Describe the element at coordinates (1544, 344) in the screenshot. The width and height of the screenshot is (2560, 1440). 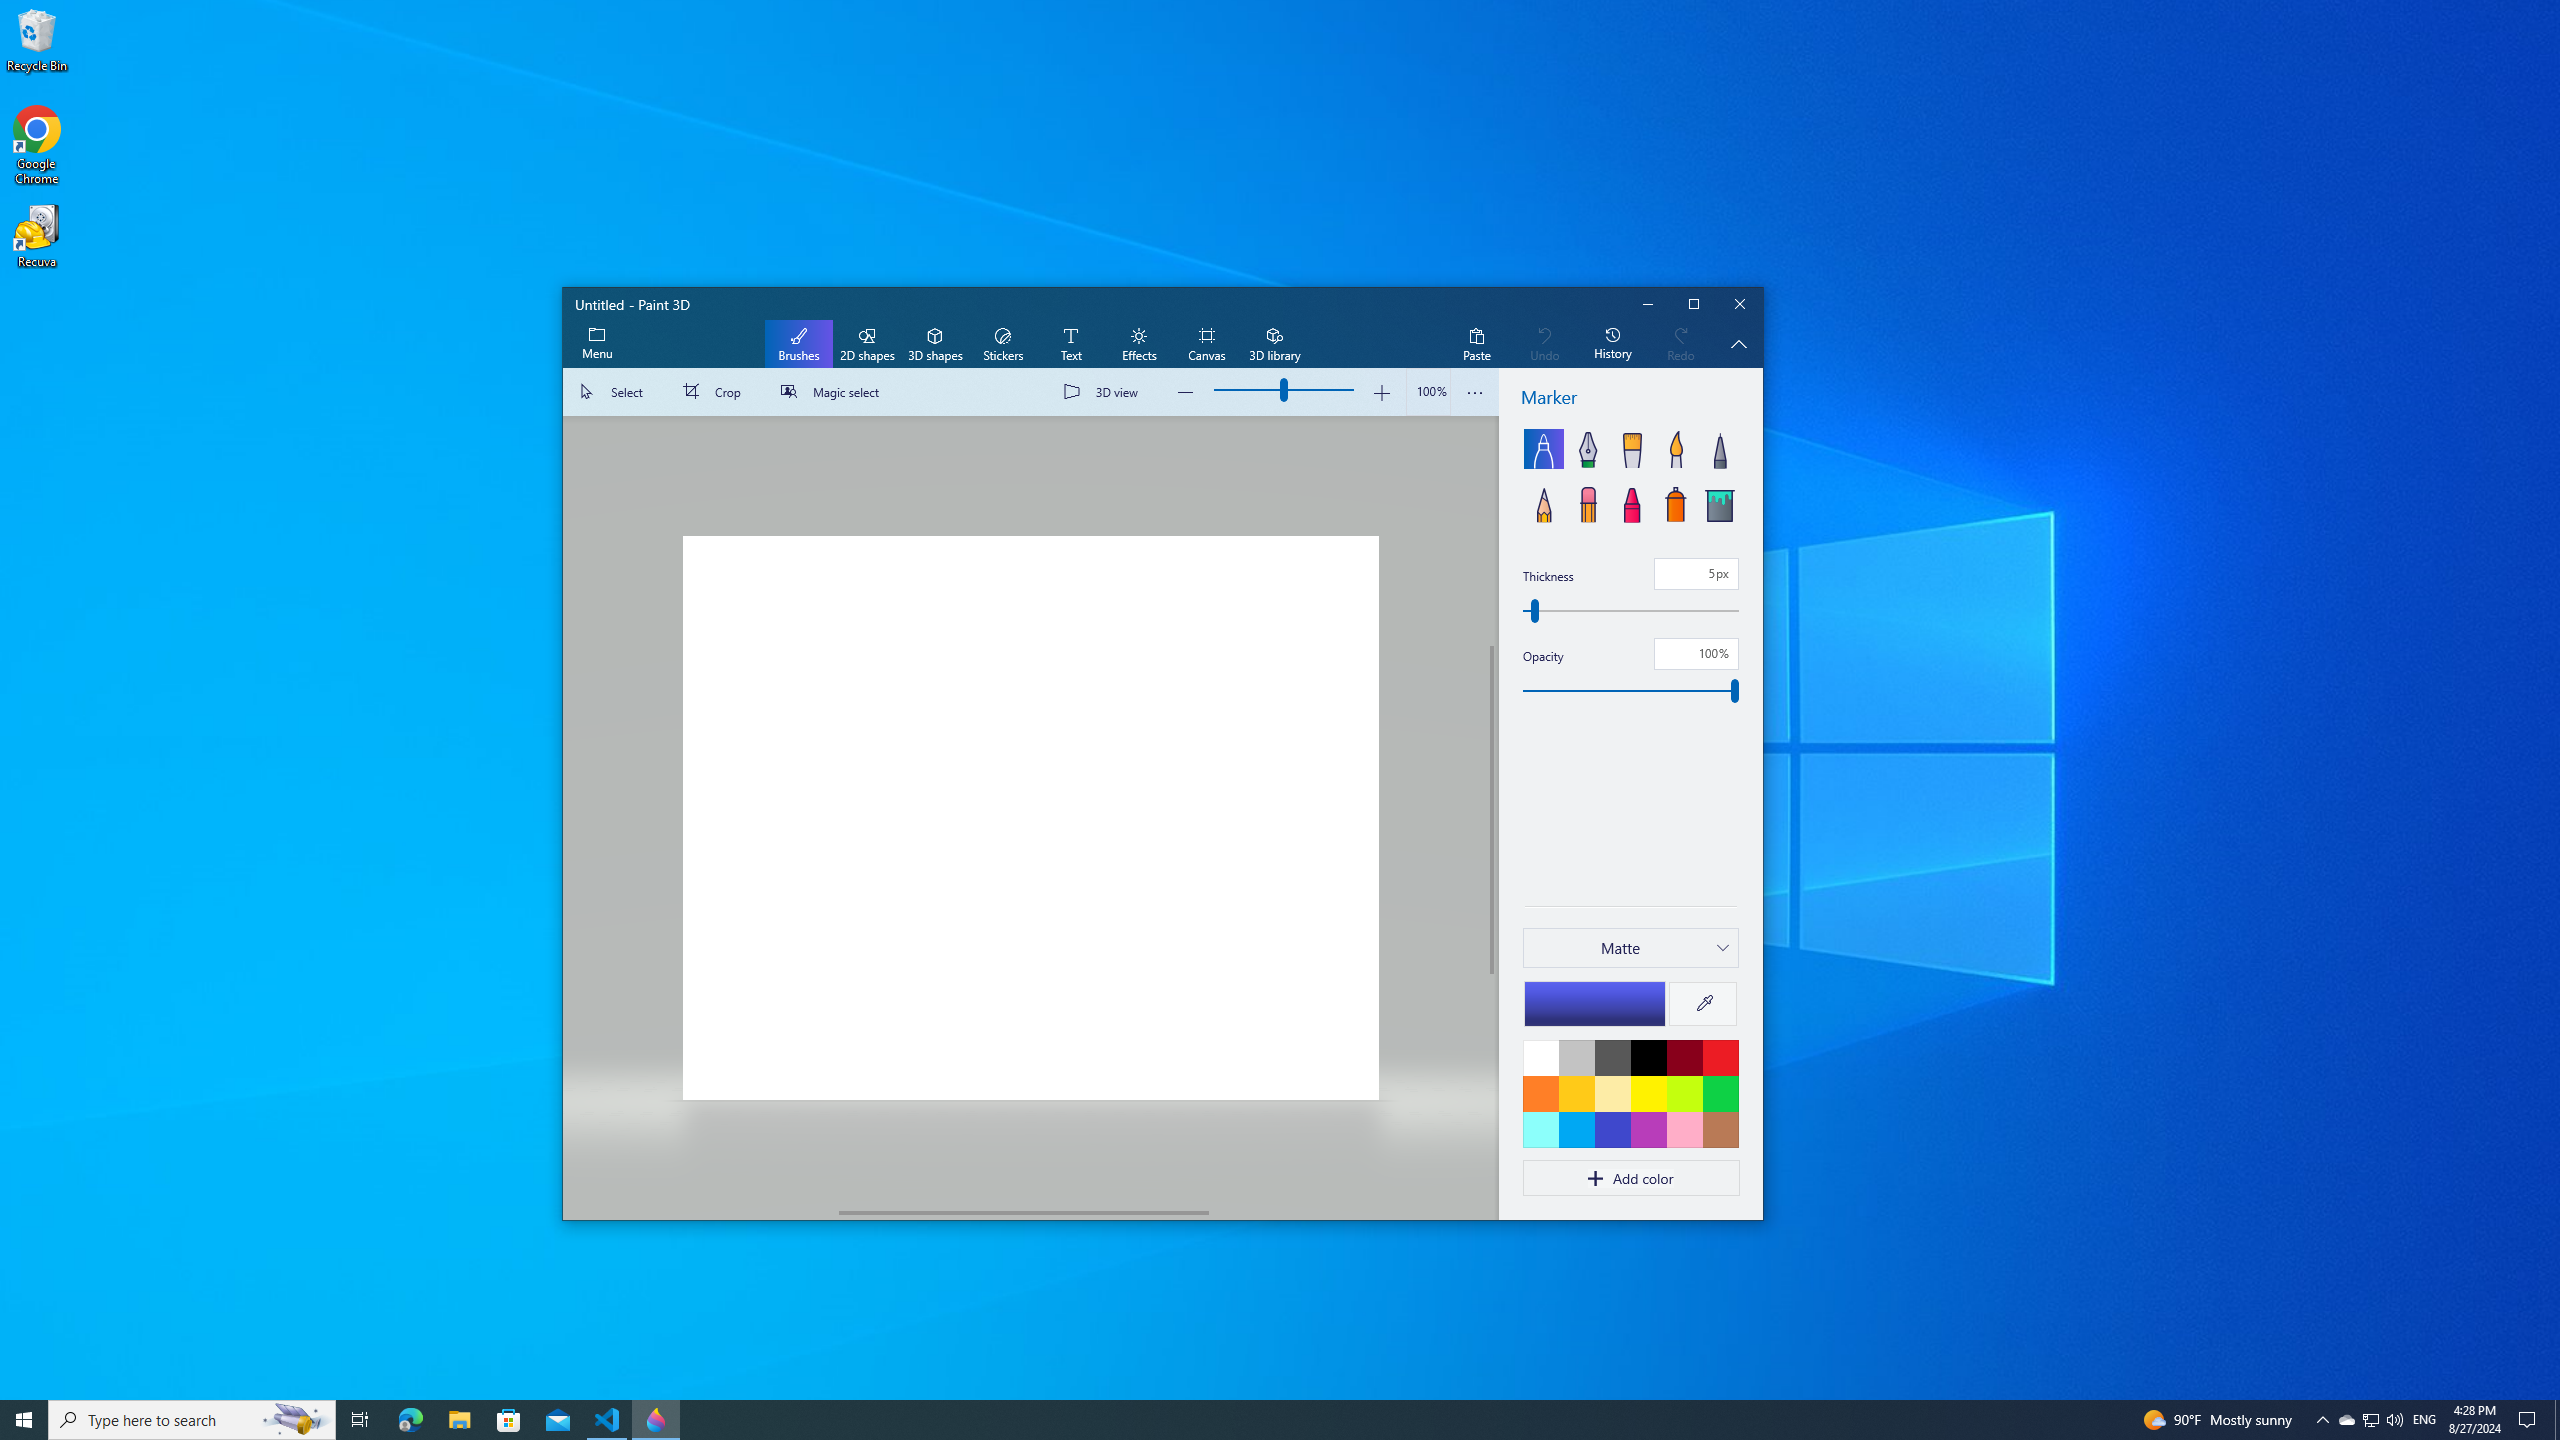
I see `'Undo'` at that location.